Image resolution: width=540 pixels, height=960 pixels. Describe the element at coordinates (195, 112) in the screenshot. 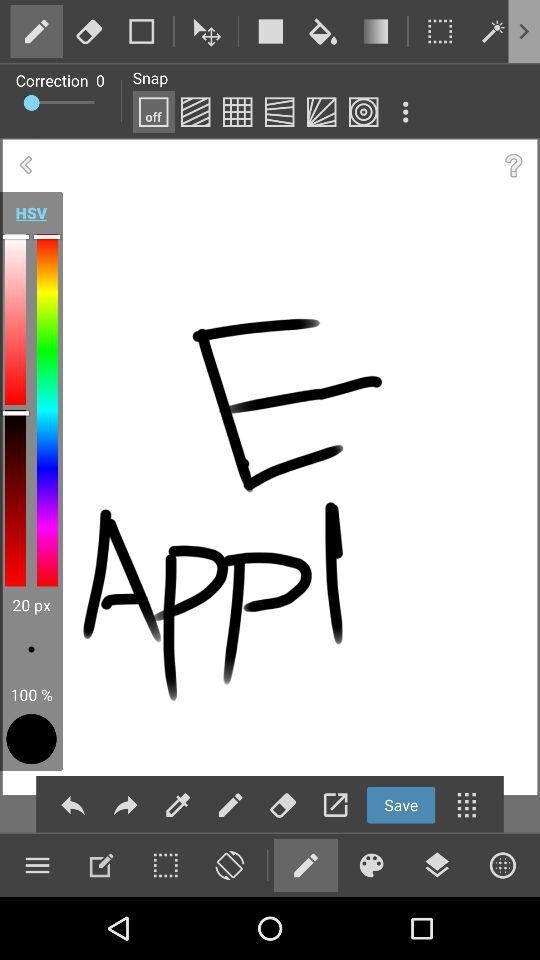

I see `shade` at that location.